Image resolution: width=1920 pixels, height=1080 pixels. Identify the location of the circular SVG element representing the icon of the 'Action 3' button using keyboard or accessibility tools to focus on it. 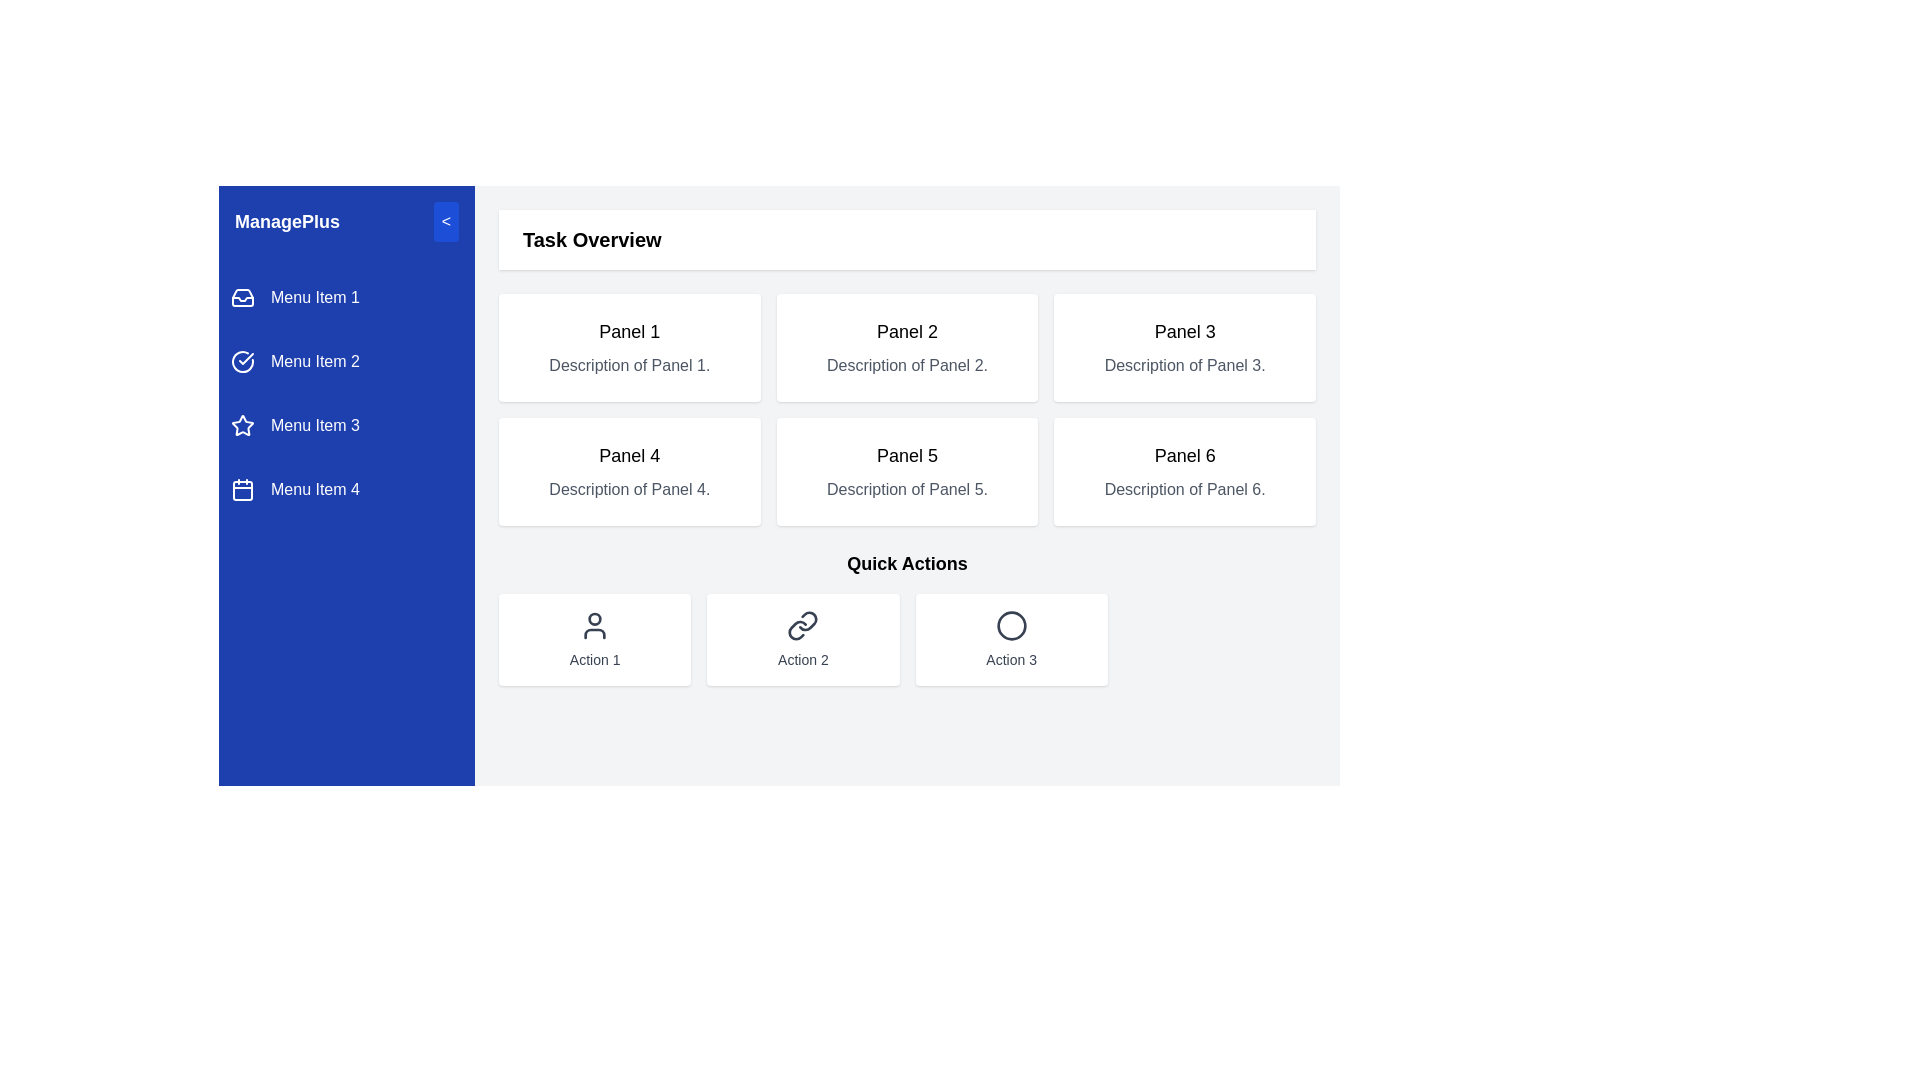
(1011, 624).